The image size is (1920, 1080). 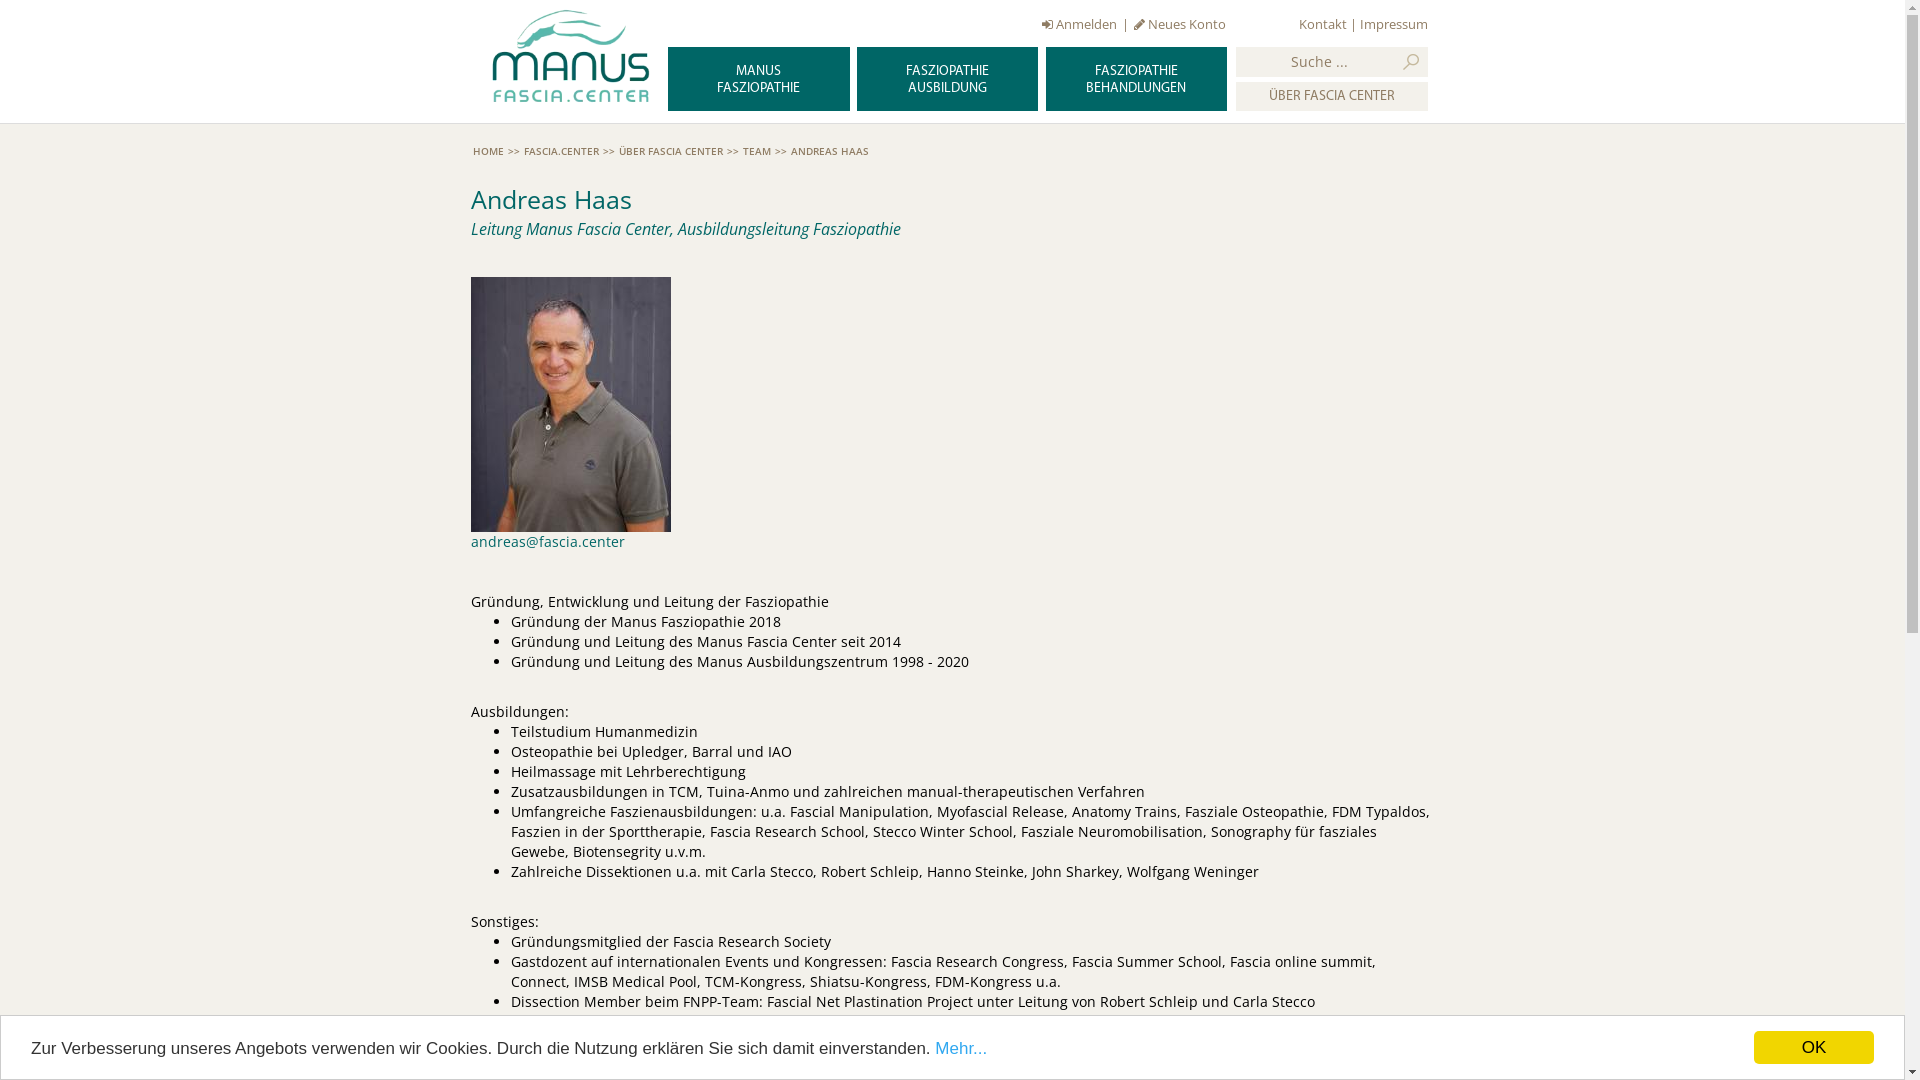 What do you see at coordinates (960, 1046) in the screenshot?
I see `'Mehr...'` at bounding box center [960, 1046].